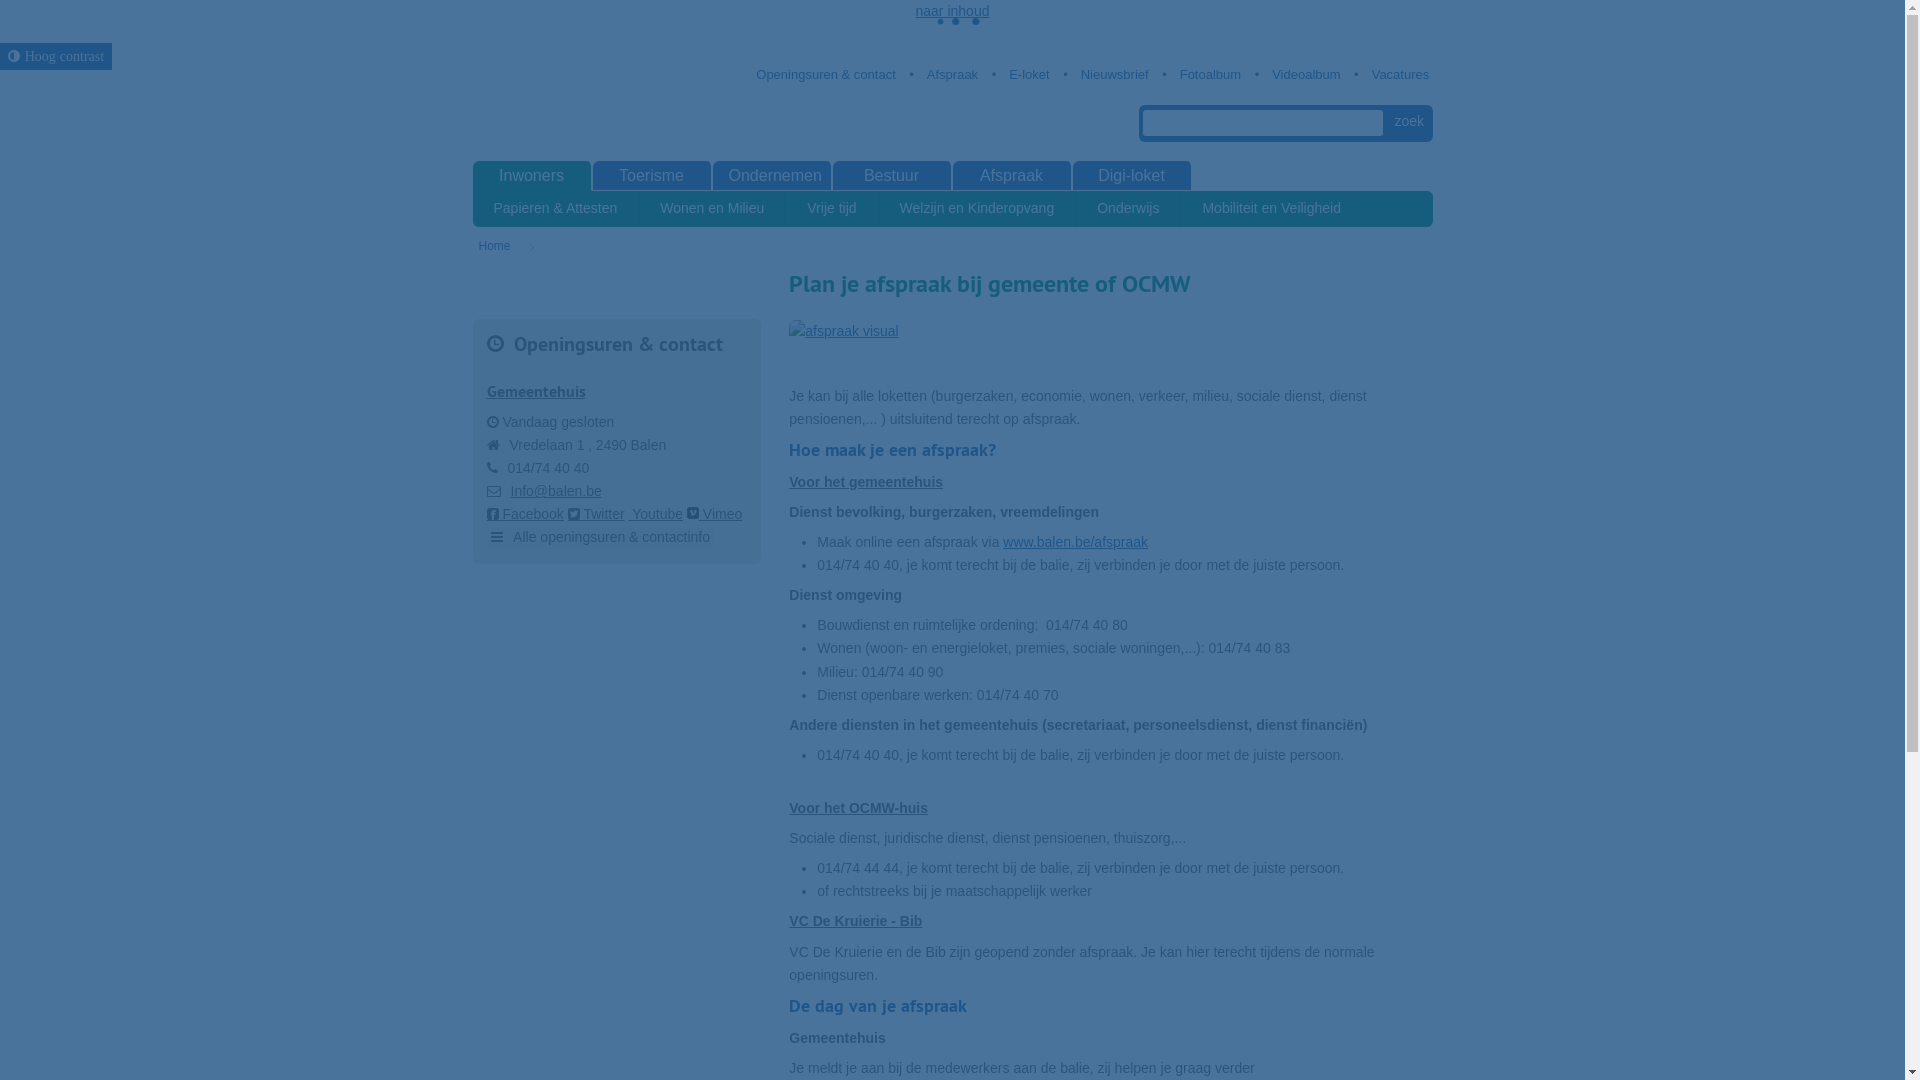  Describe the element at coordinates (579, 101) in the screenshot. I see `'Terug naar de homepage'` at that location.